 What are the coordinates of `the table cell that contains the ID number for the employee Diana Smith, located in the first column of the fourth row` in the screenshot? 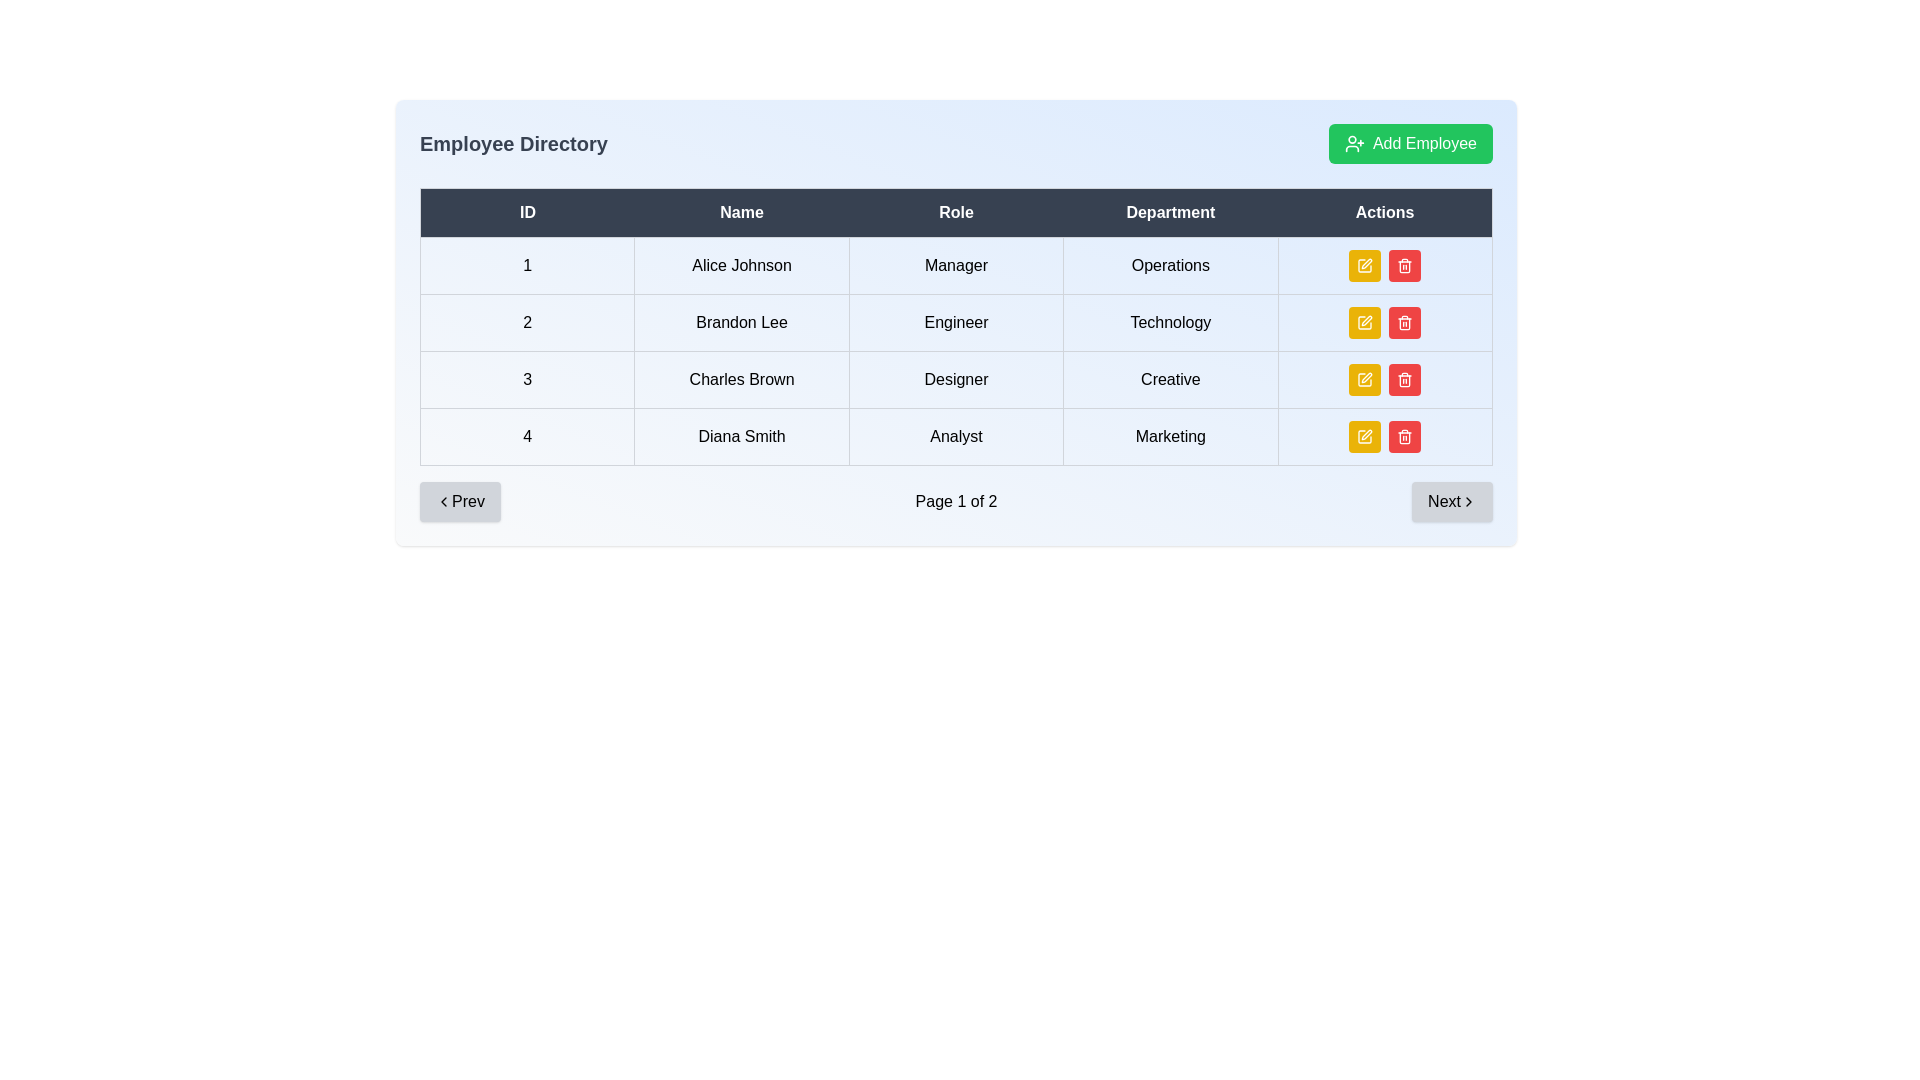 It's located at (527, 435).